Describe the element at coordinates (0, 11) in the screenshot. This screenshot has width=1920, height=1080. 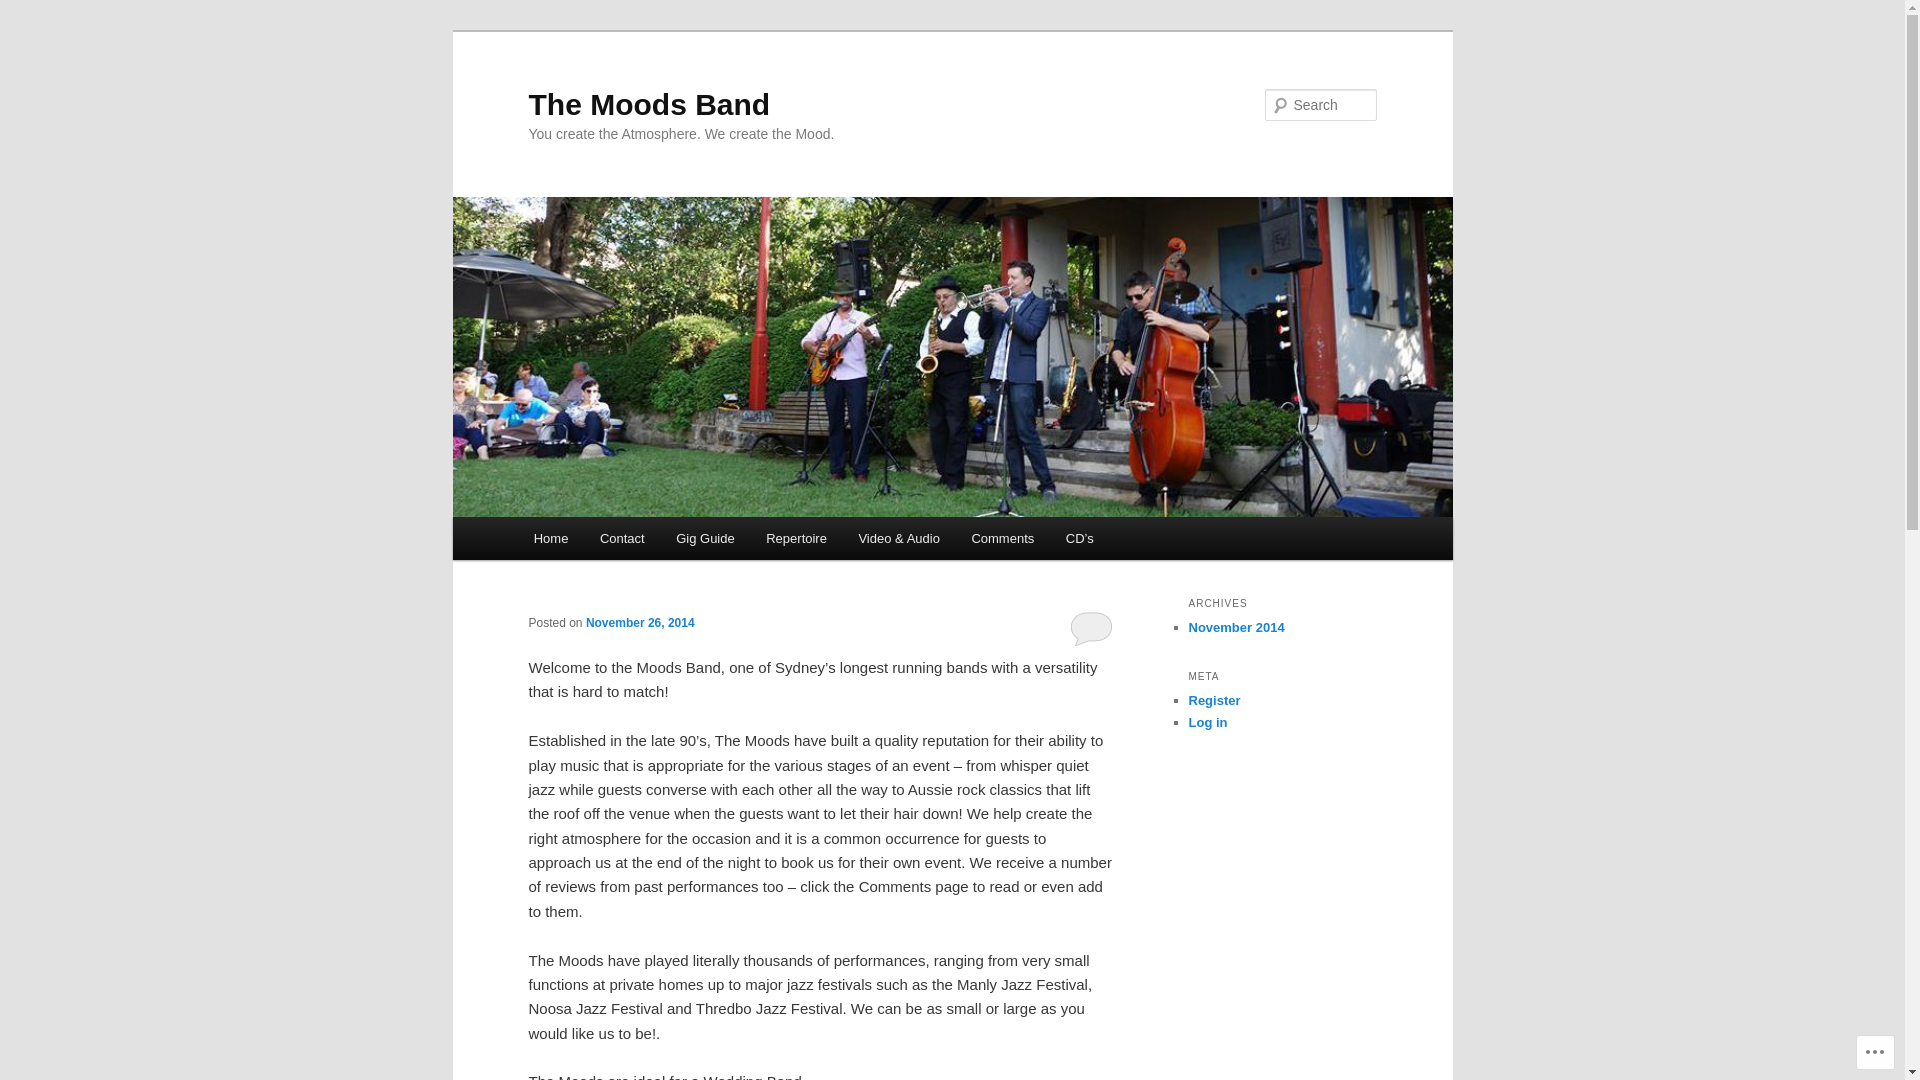
I see `'Search'` at that location.